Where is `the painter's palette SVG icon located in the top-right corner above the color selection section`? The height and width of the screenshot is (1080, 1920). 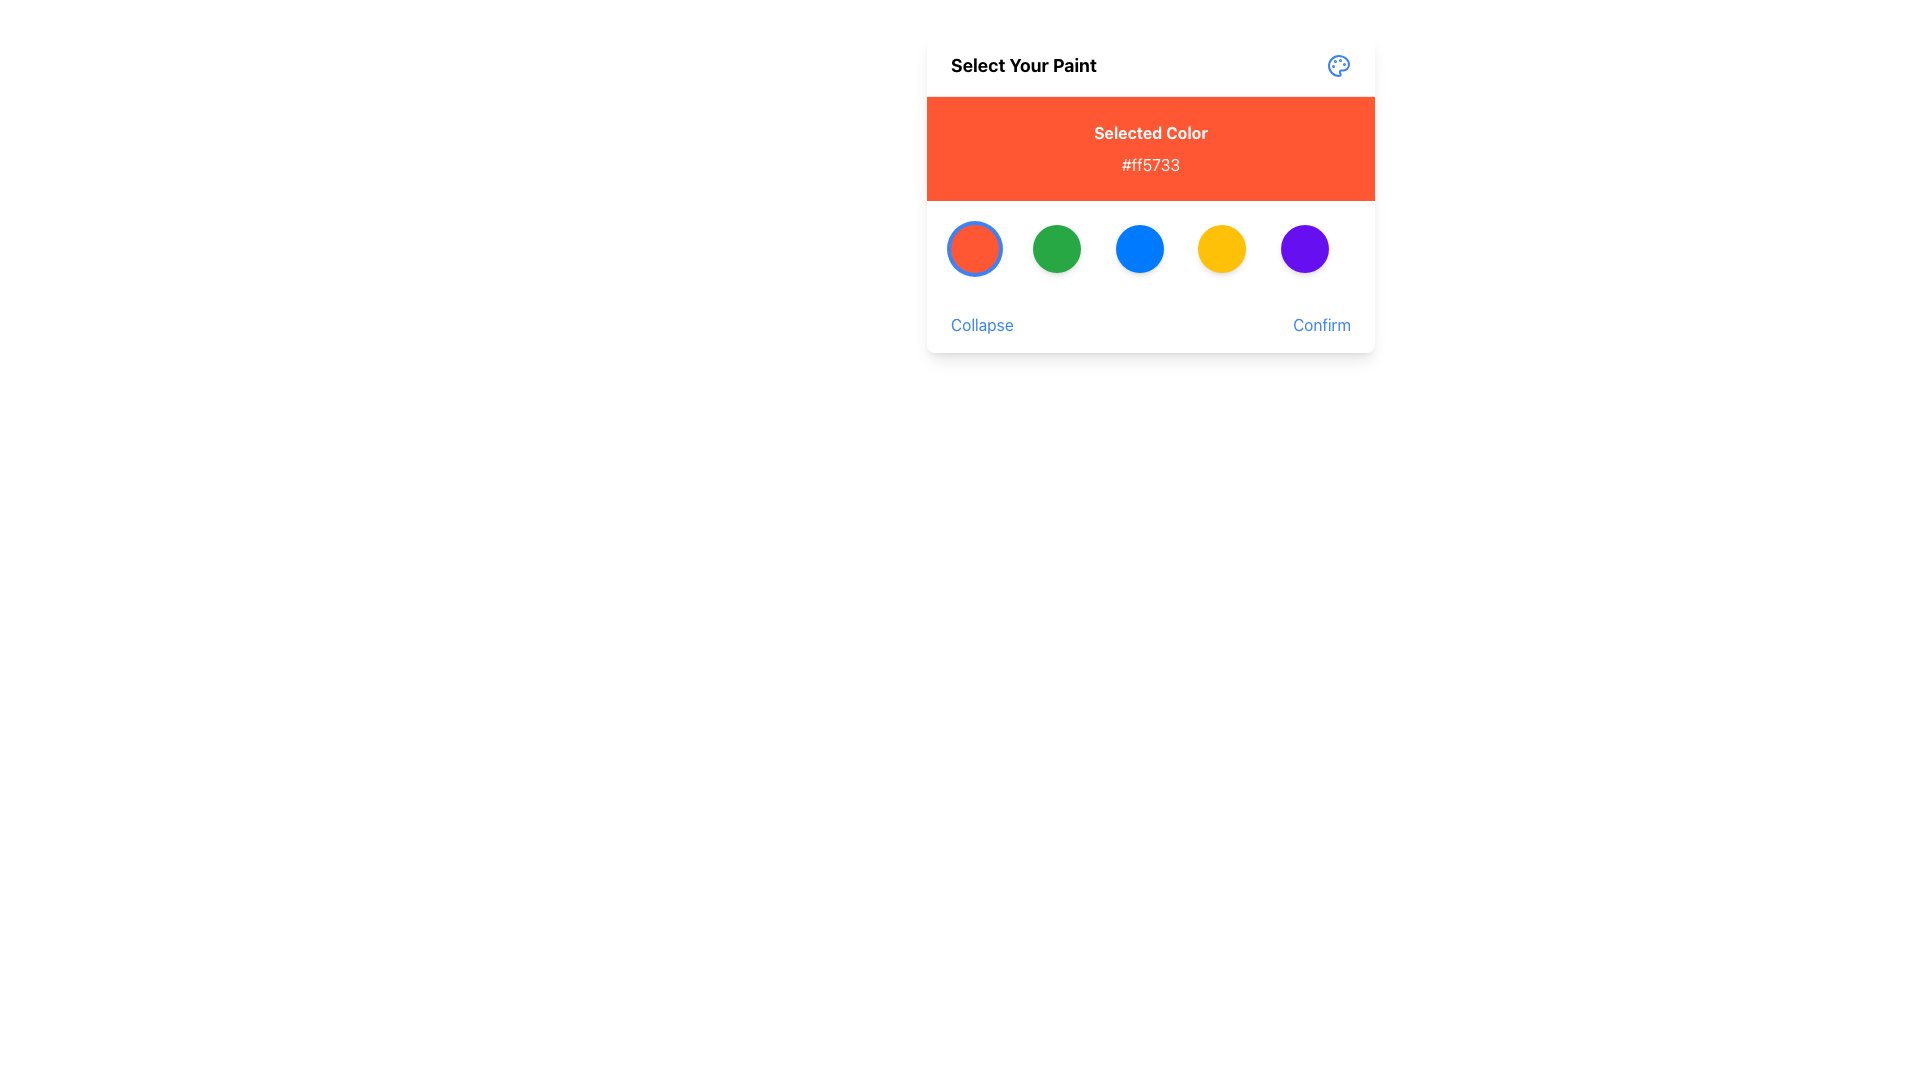
the painter's palette SVG icon located in the top-right corner above the color selection section is located at coordinates (1339, 64).